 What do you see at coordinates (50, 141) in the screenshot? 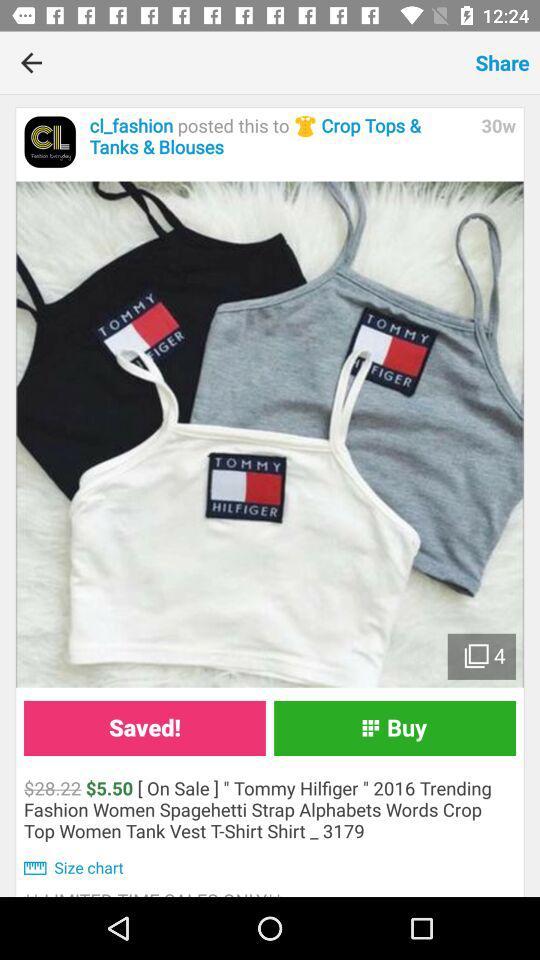
I see `open profile` at bounding box center [50, 141].